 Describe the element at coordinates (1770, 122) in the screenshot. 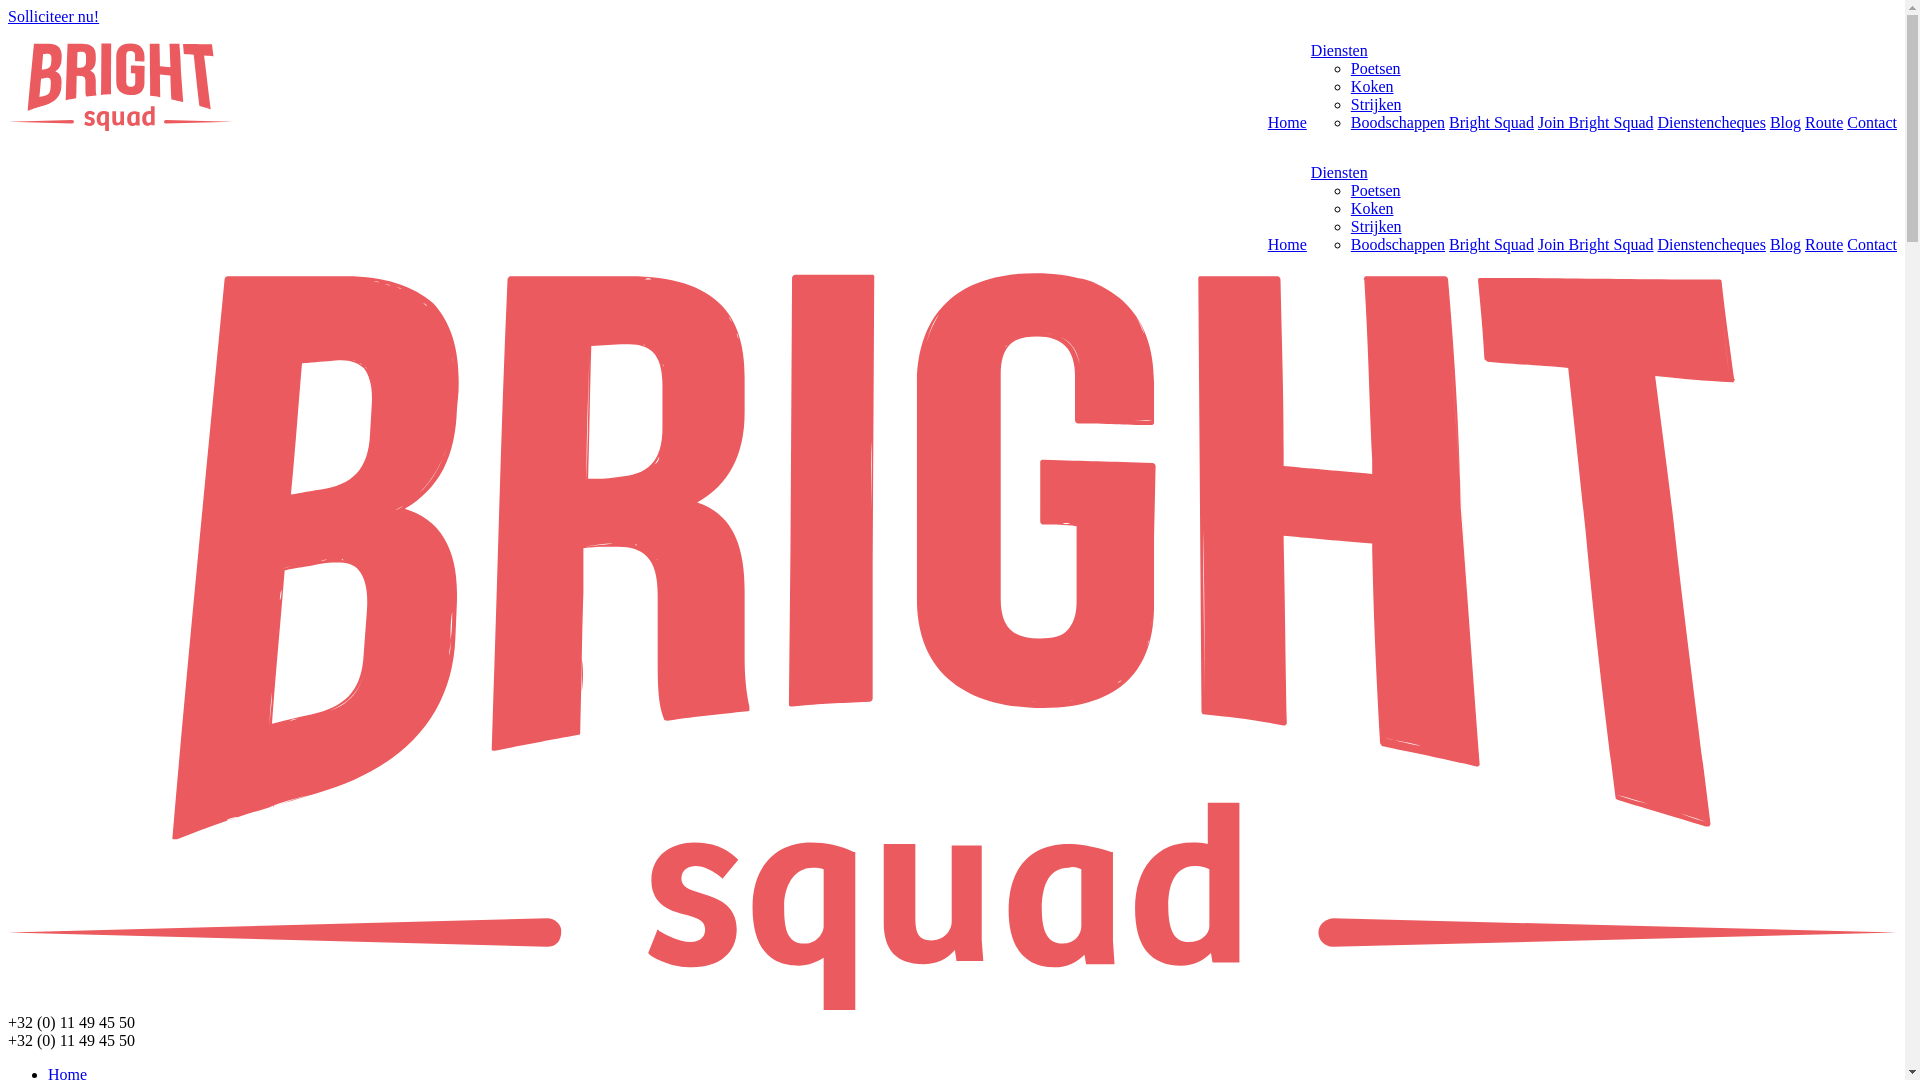

I see `'Blog'` at that location.